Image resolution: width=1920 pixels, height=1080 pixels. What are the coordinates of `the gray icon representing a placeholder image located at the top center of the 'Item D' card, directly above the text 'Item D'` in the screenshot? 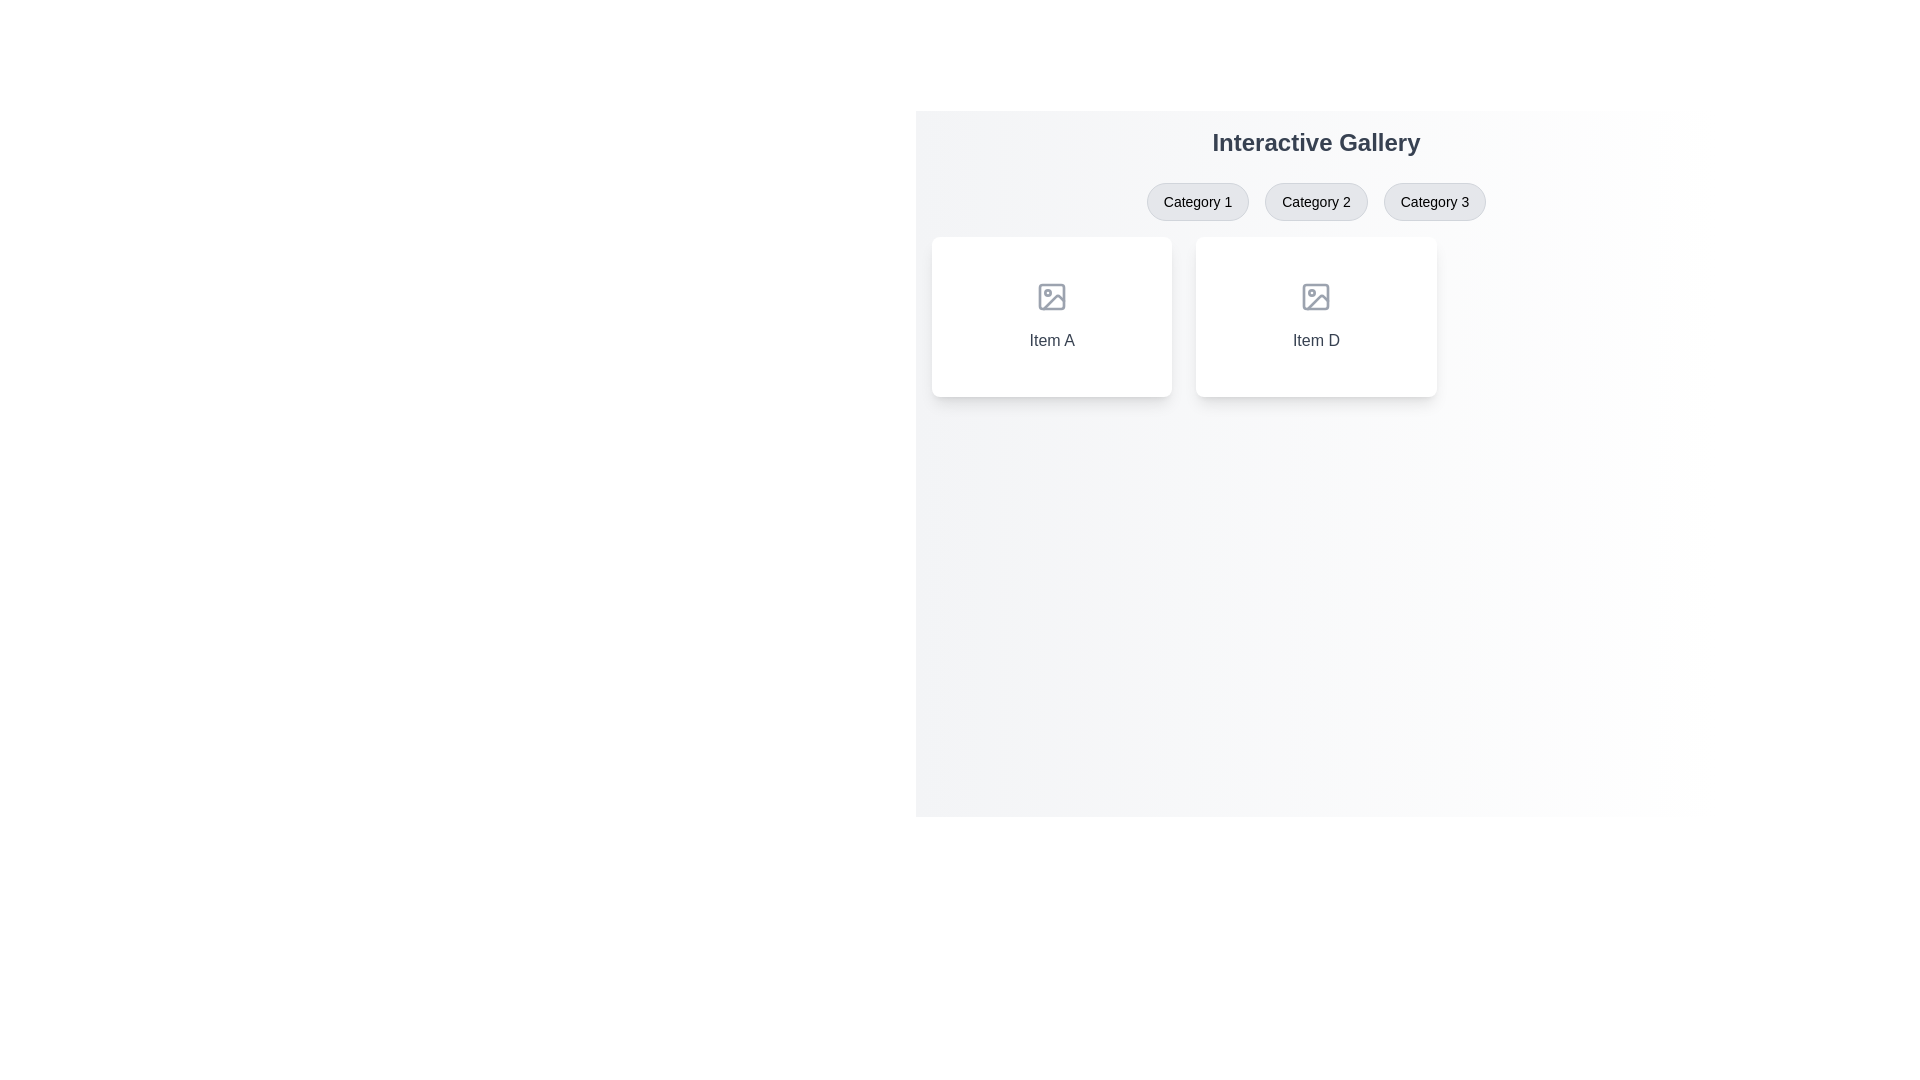 It's located at (1316, 297).